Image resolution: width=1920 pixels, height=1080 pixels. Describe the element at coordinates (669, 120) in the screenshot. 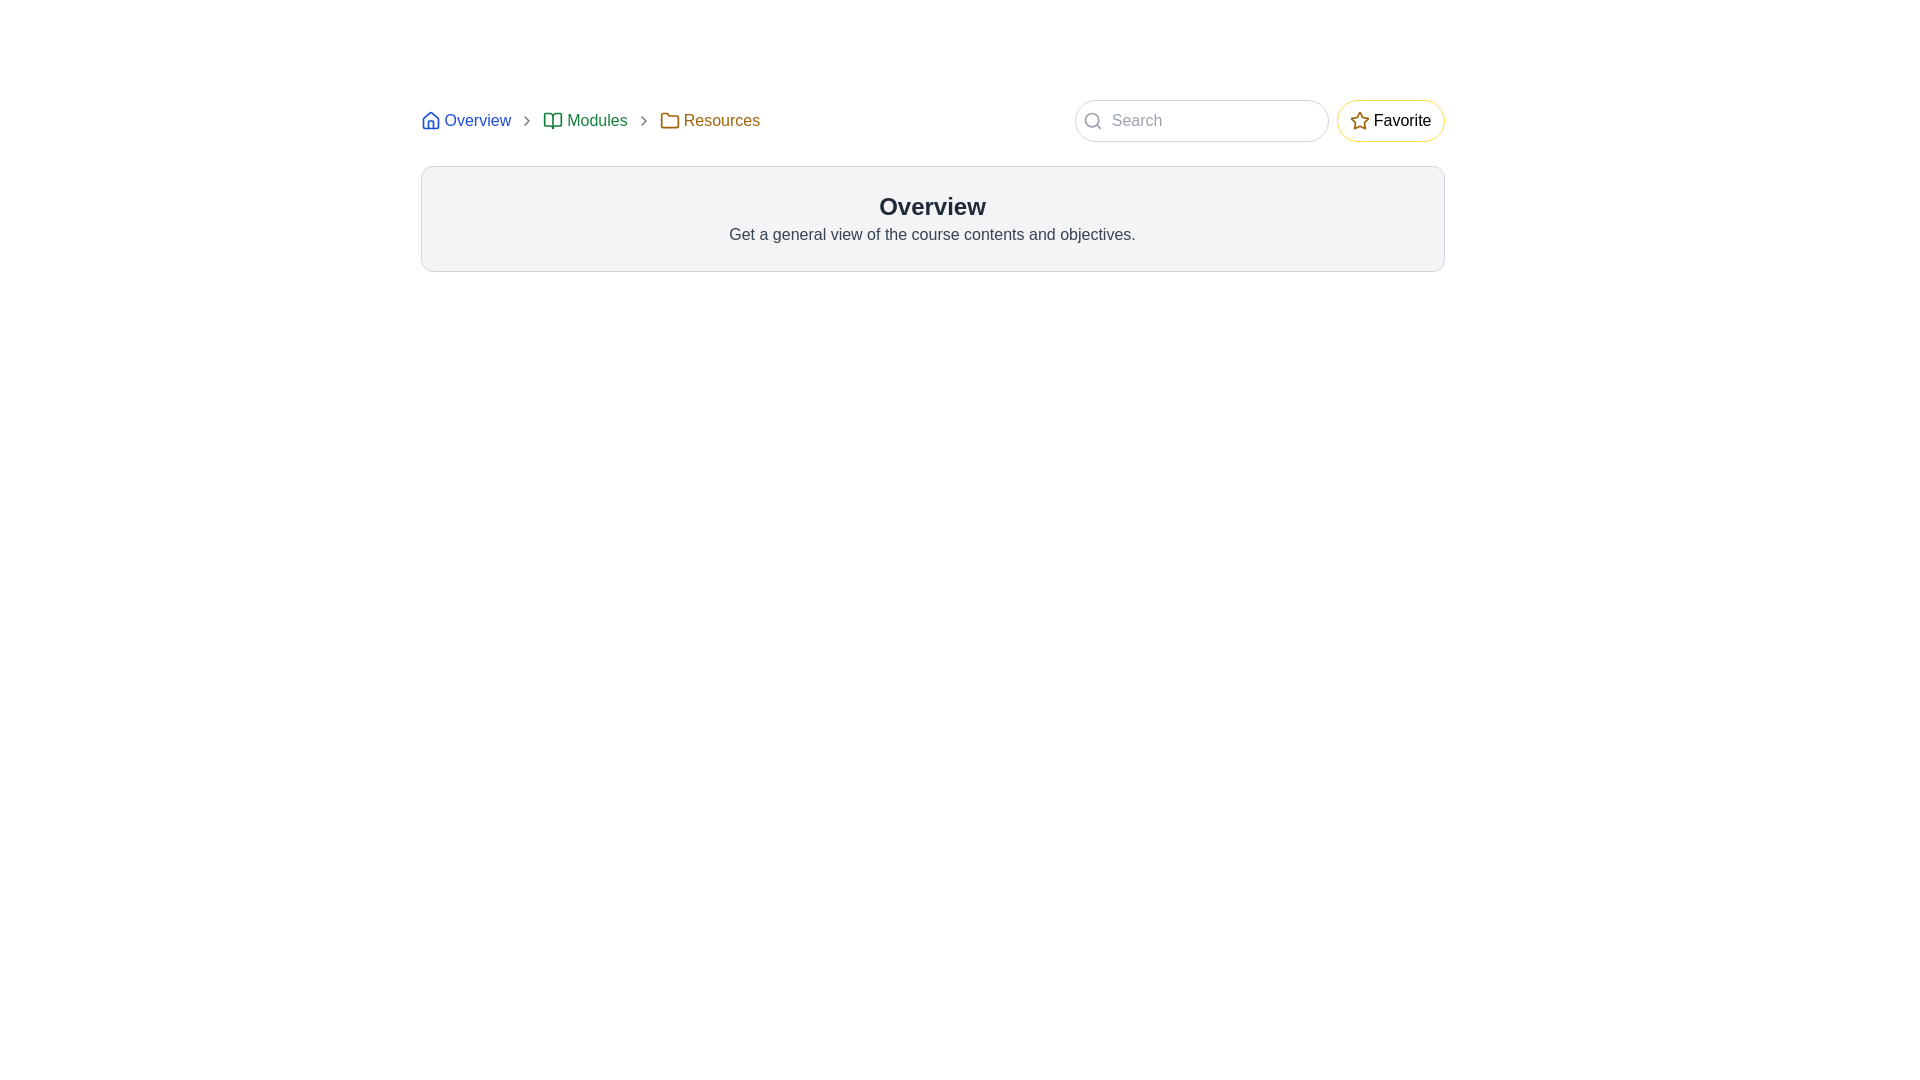

I see `the folder-shaped icon in the breadcrumb navigation bar, located to the right of the 'Modules' breadcrumb and before the 'Resources' breadcrumb` at that location.